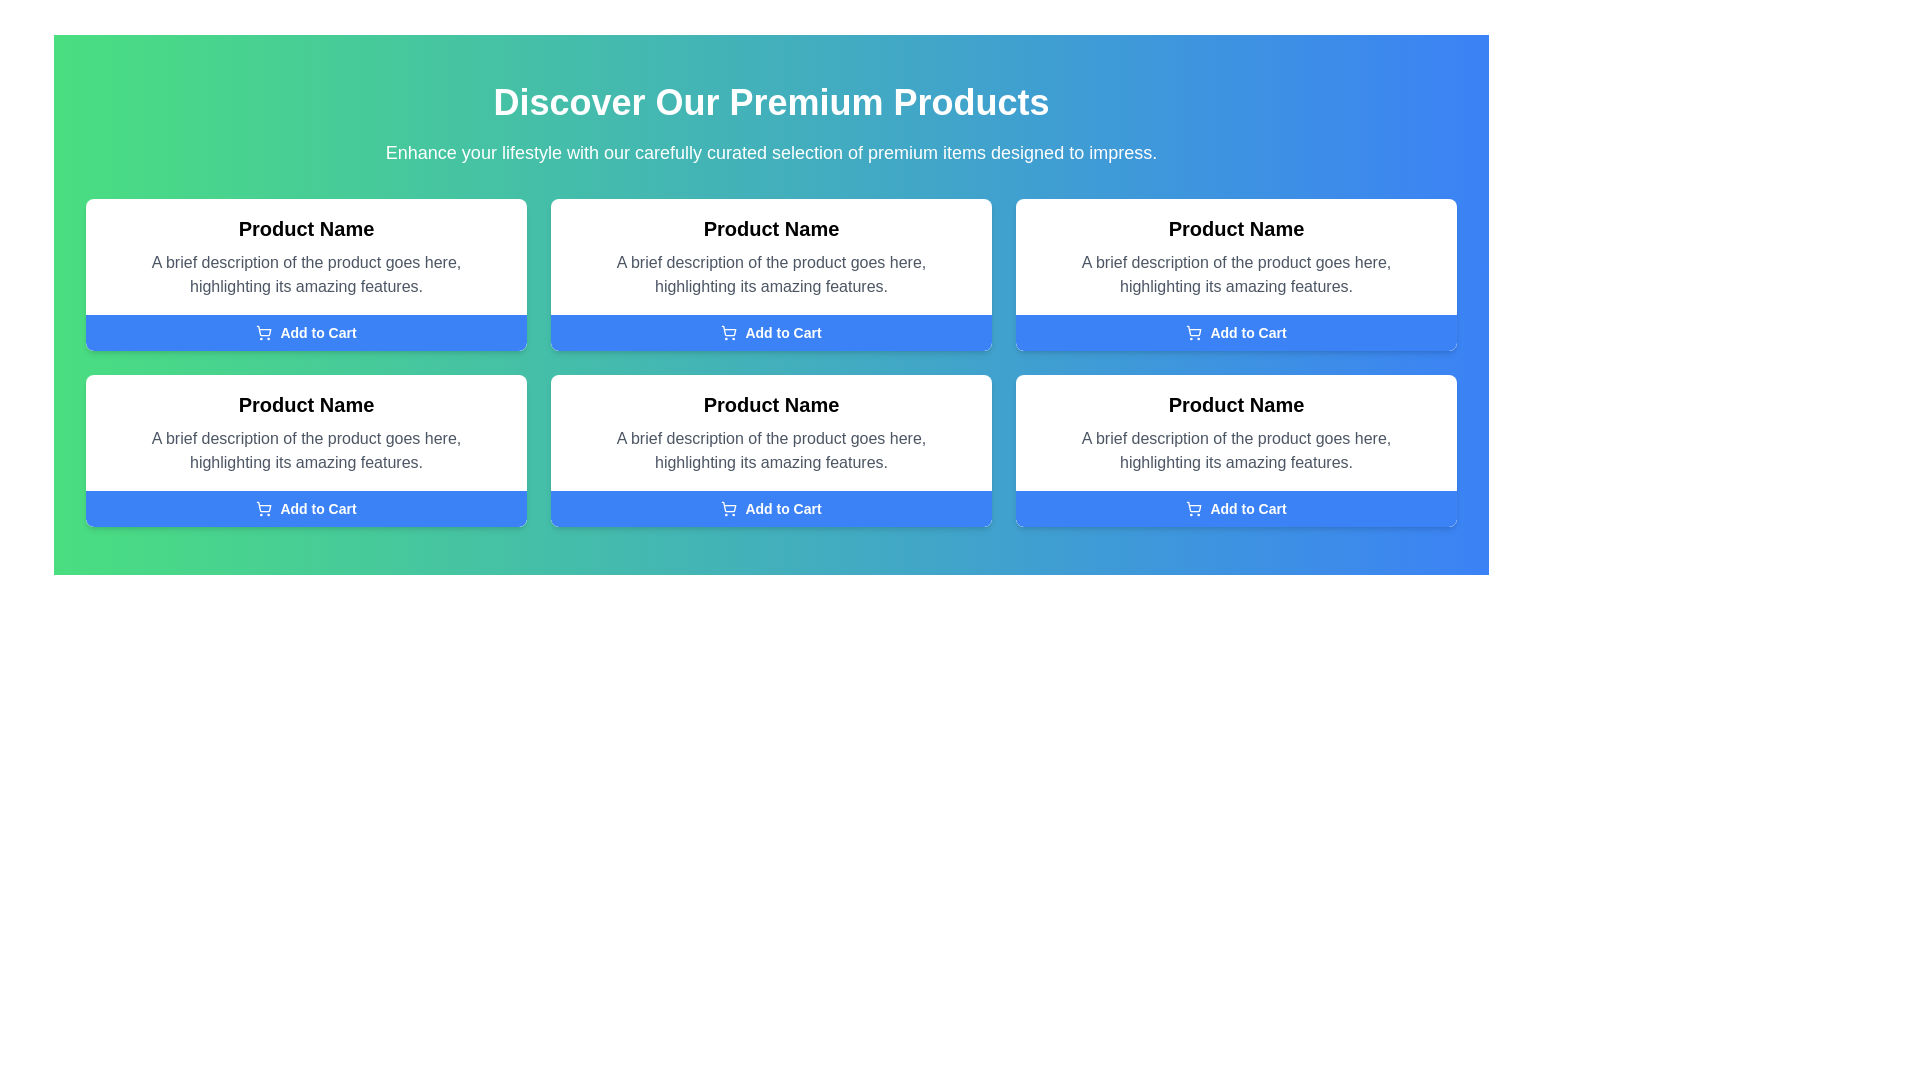  Describe the element at coordinates (305, 274) in the screenshot. I see `the textual description located within the first product card, positioned below the product name text` at that location.